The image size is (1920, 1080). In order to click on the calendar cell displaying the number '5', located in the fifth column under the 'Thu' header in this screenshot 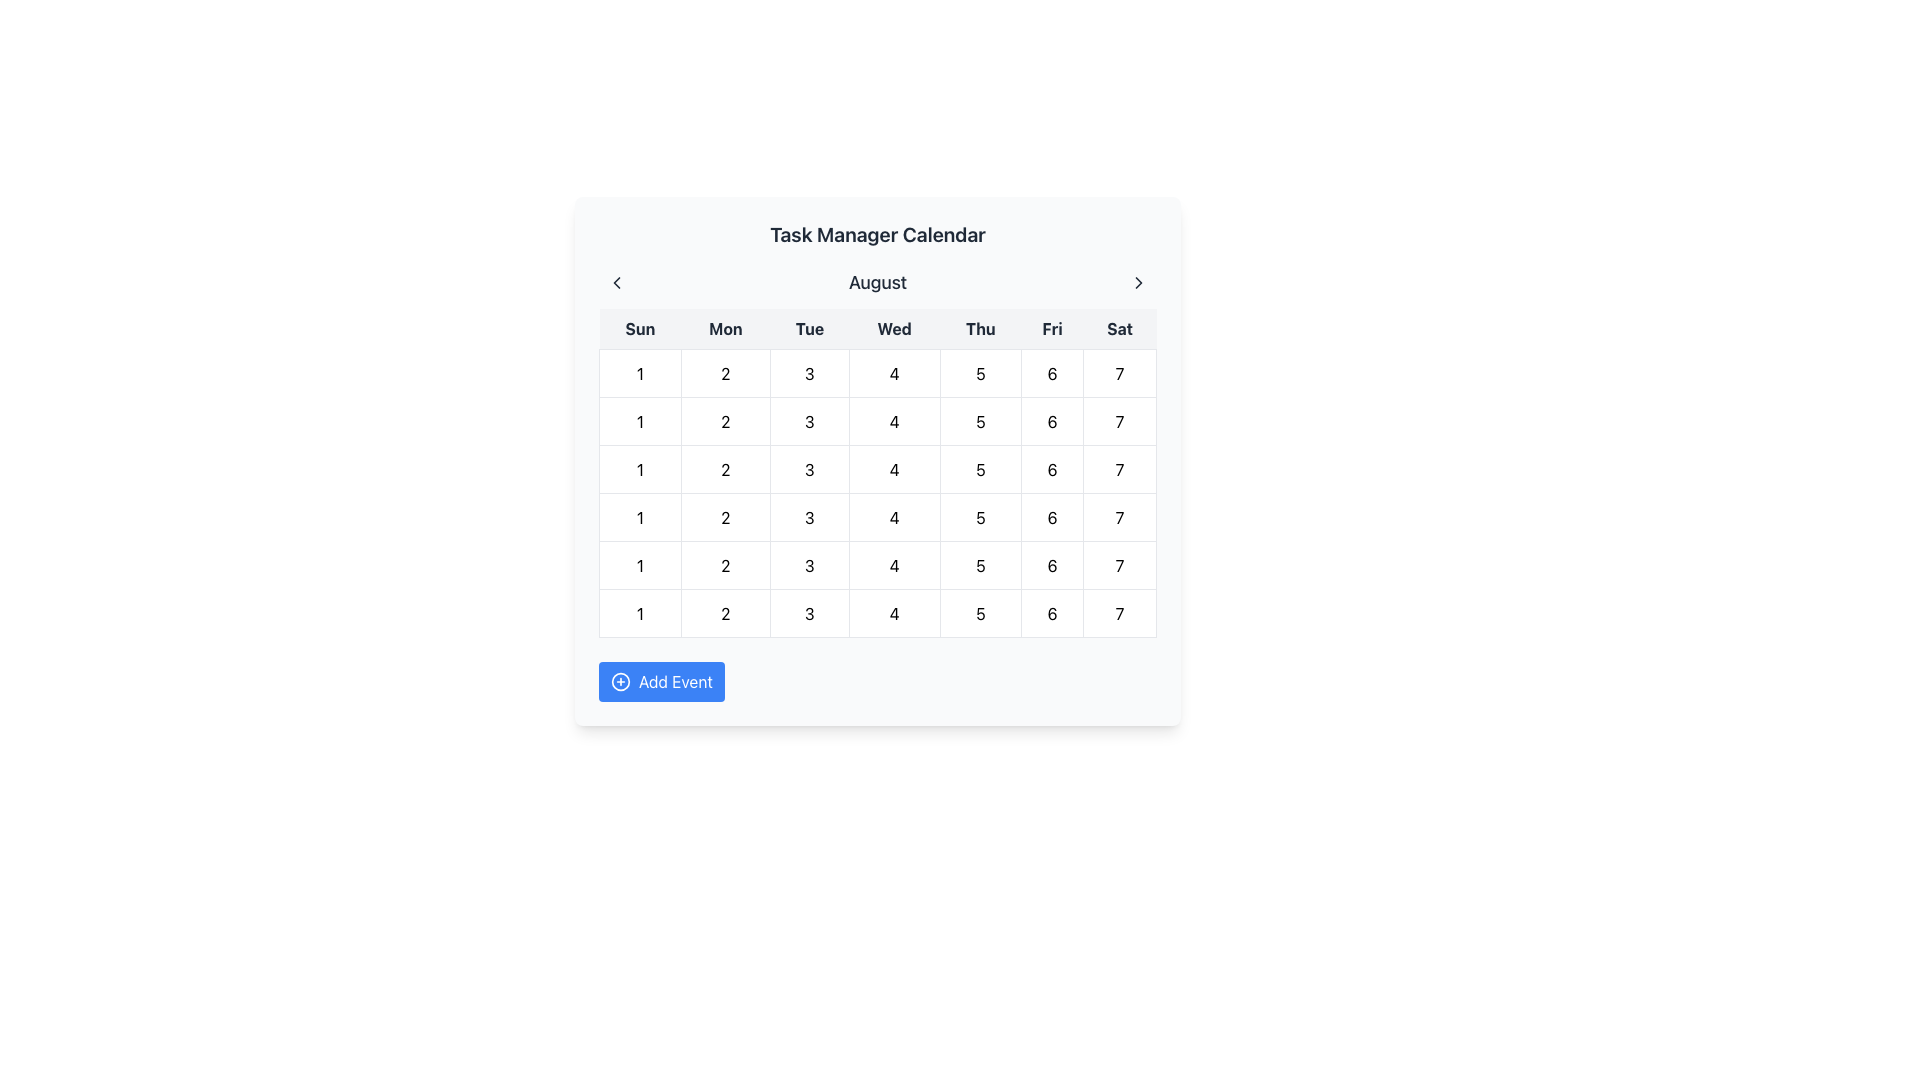, I will do `click(980, 516)`.